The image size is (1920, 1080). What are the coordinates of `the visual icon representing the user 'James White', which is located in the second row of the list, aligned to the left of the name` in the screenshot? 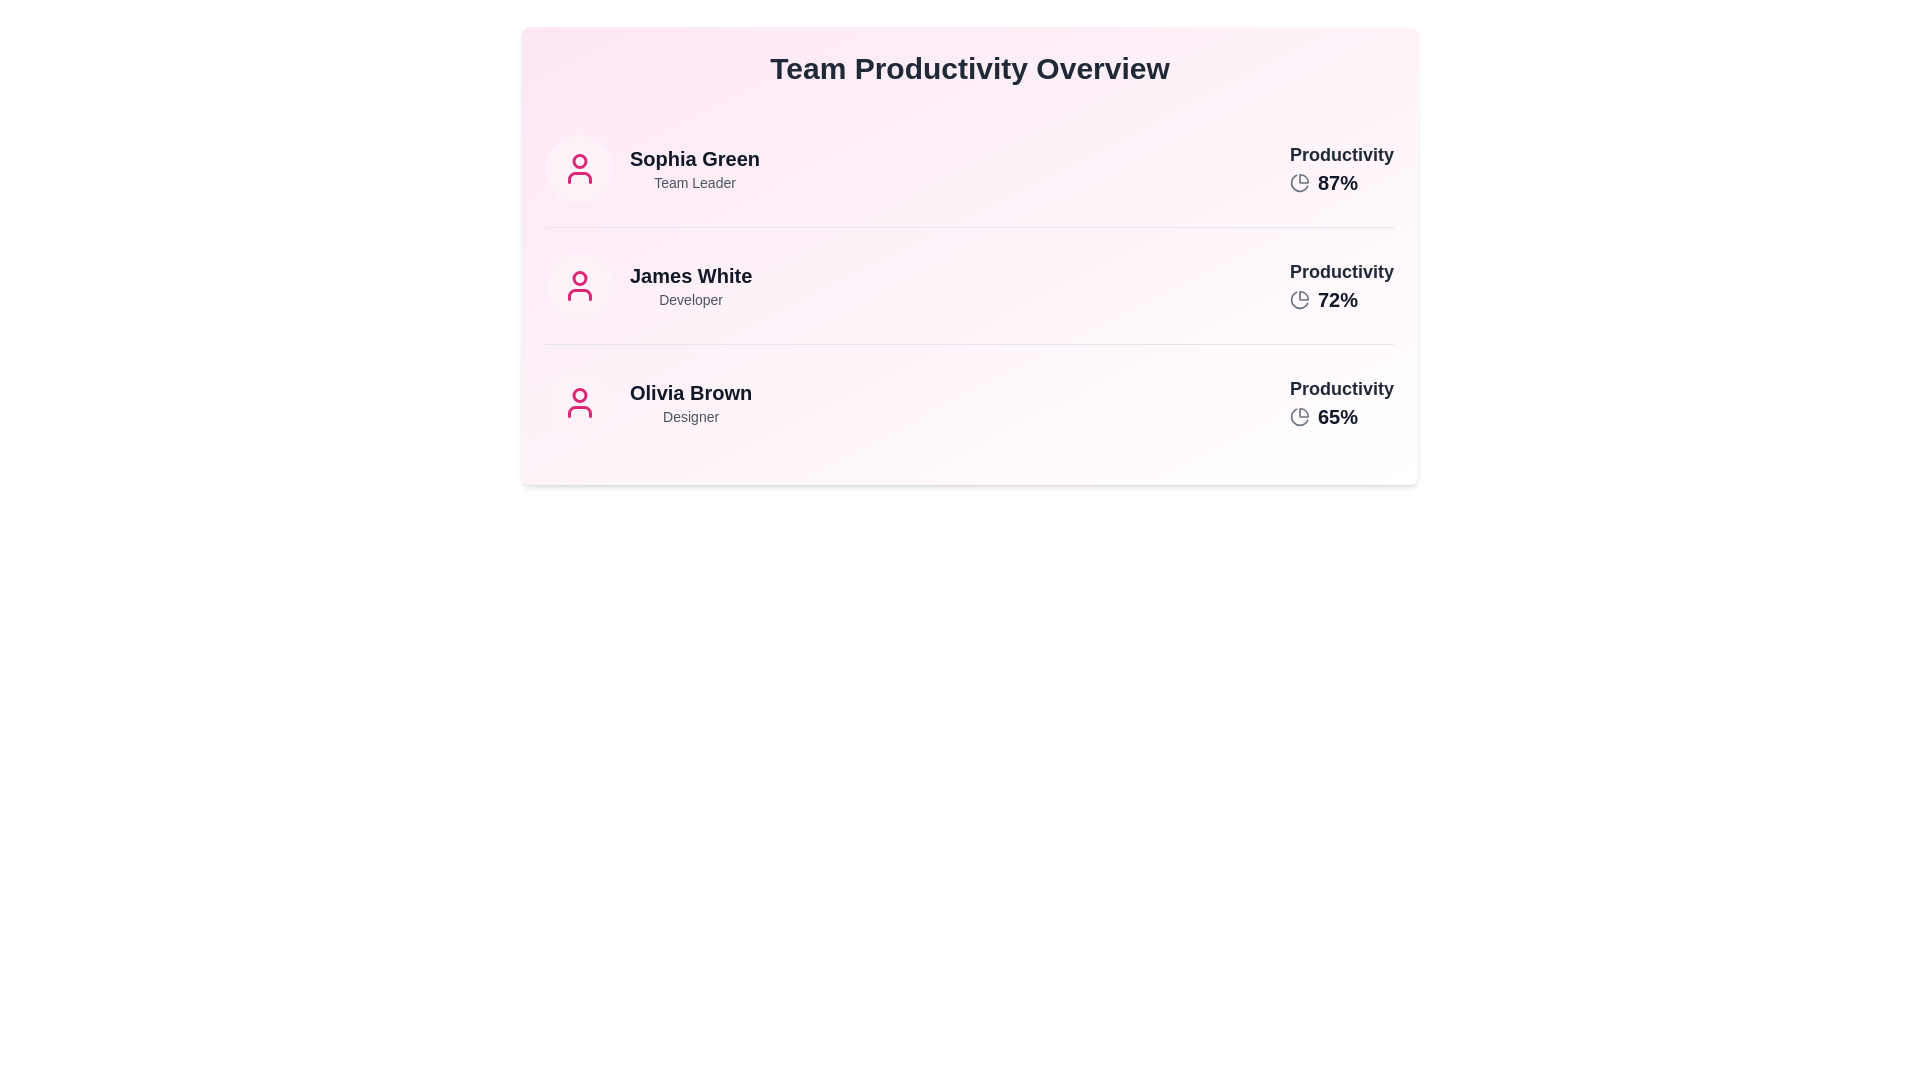 It's located at (579, 285).